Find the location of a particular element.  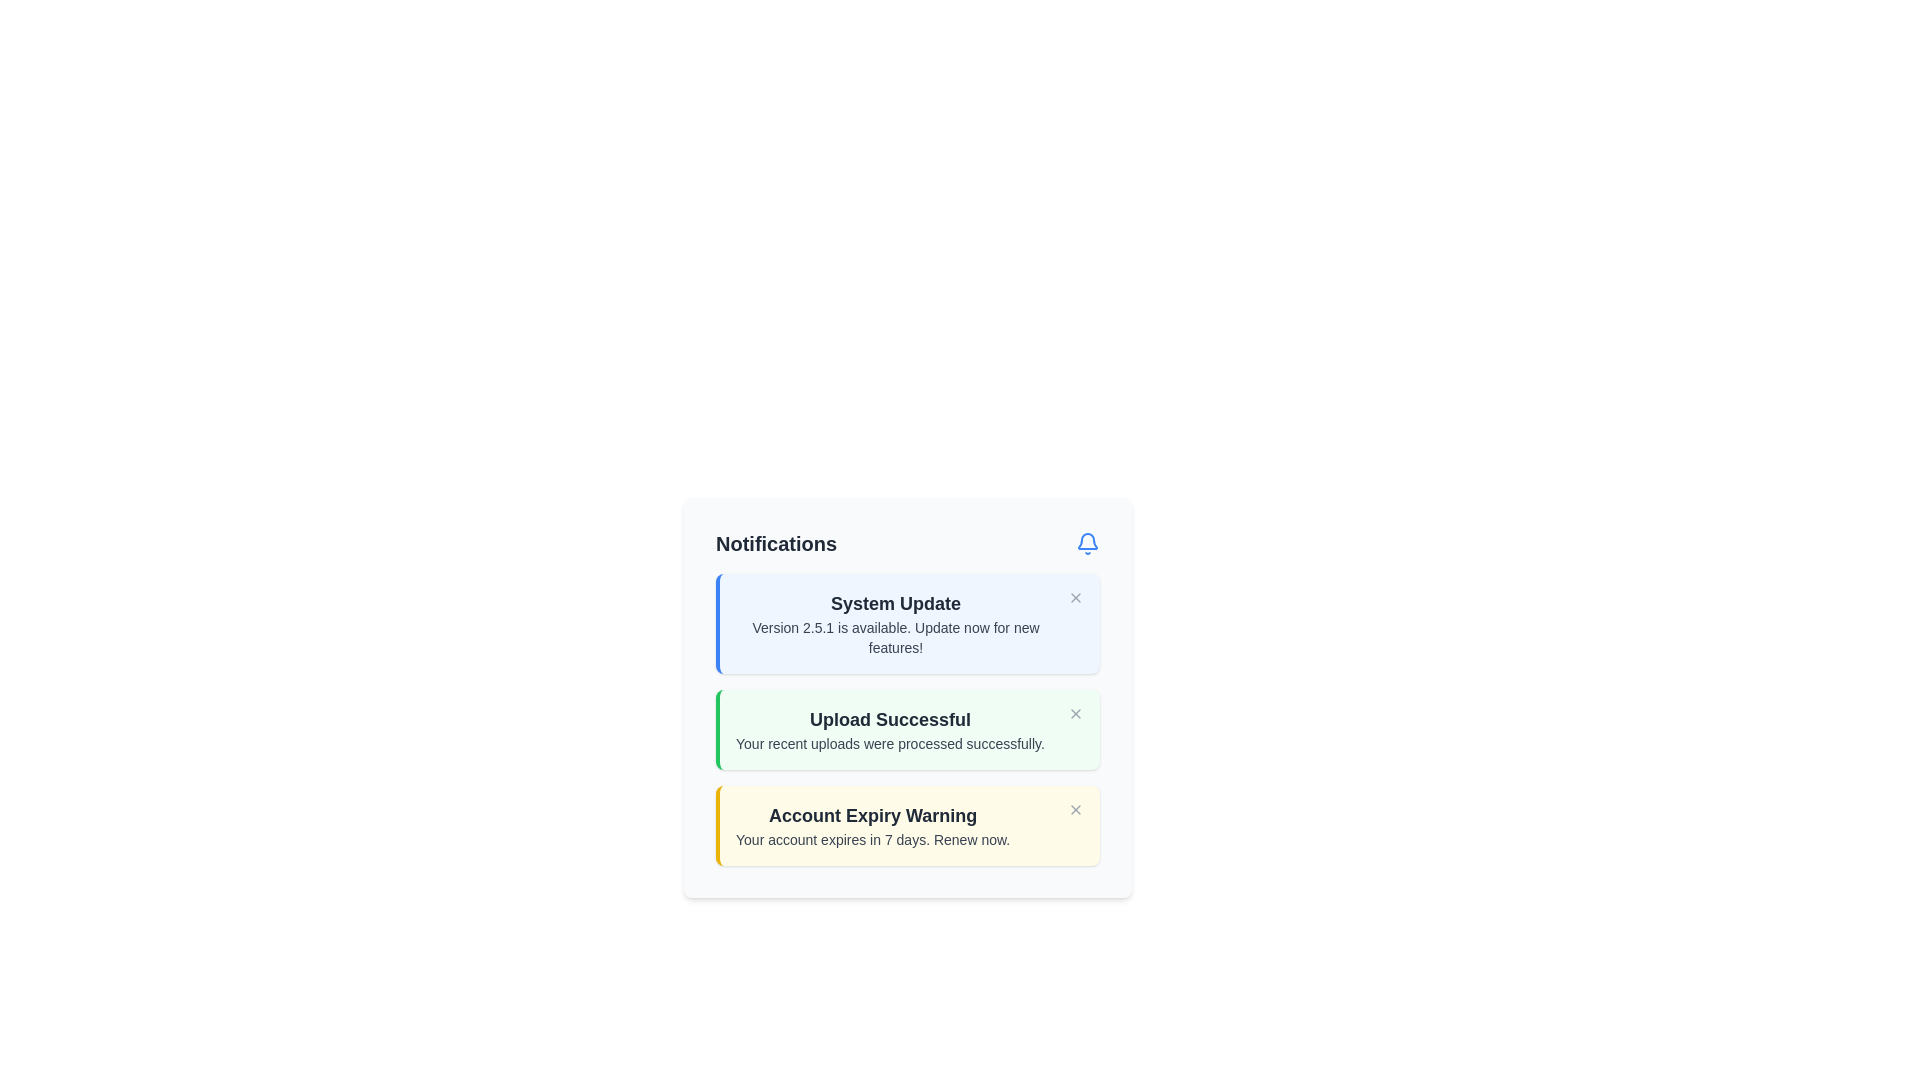

the bell outline notification icon located at the top-right corner of the Notifications panel is located at coordinates (1087, 541).